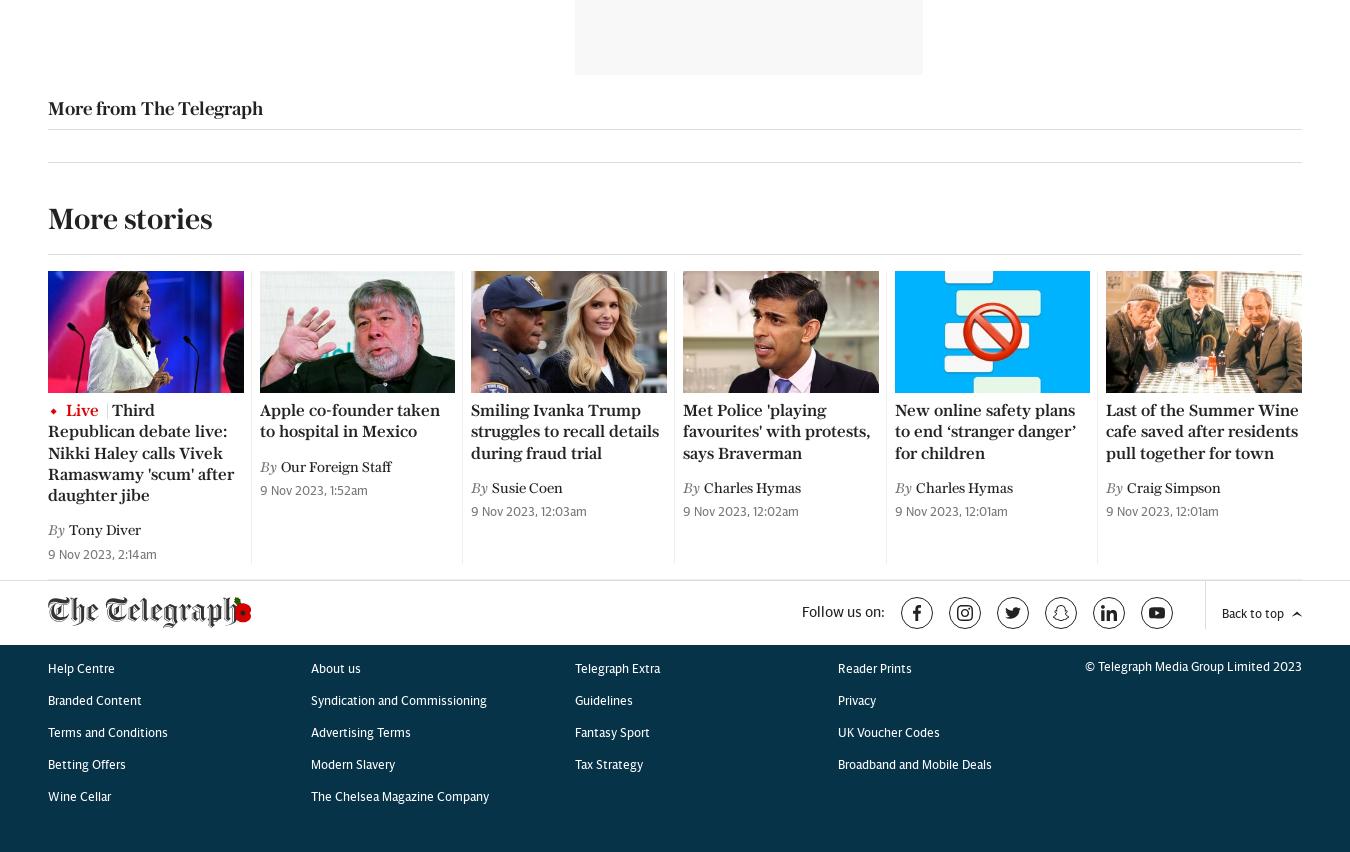 Image resolution: width=1350 pixels, height=852 pixels. What do you see at coordinates (608, 210) in the screenshot?
I see `'Tax Strategy'` at bounding box center [608, 210].